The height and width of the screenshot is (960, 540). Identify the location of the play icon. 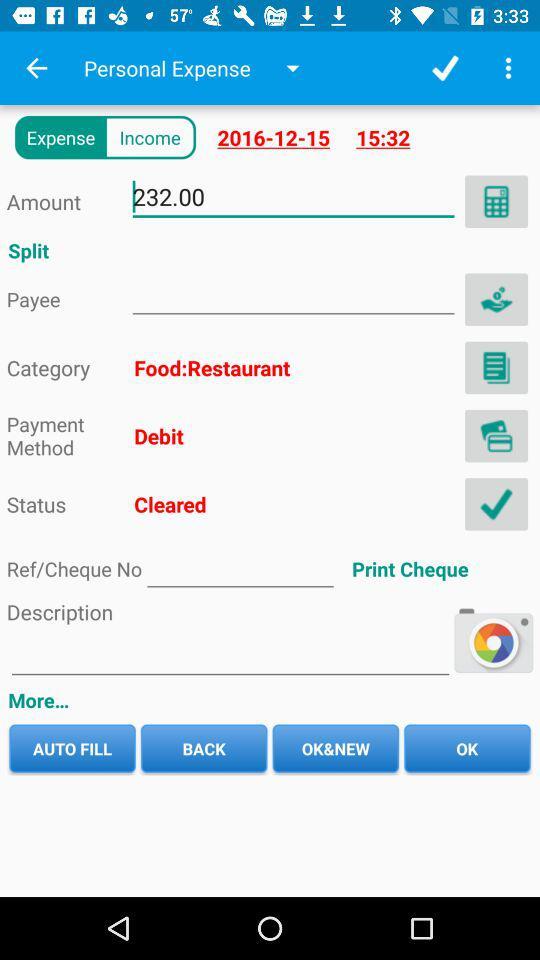
(492, 641).